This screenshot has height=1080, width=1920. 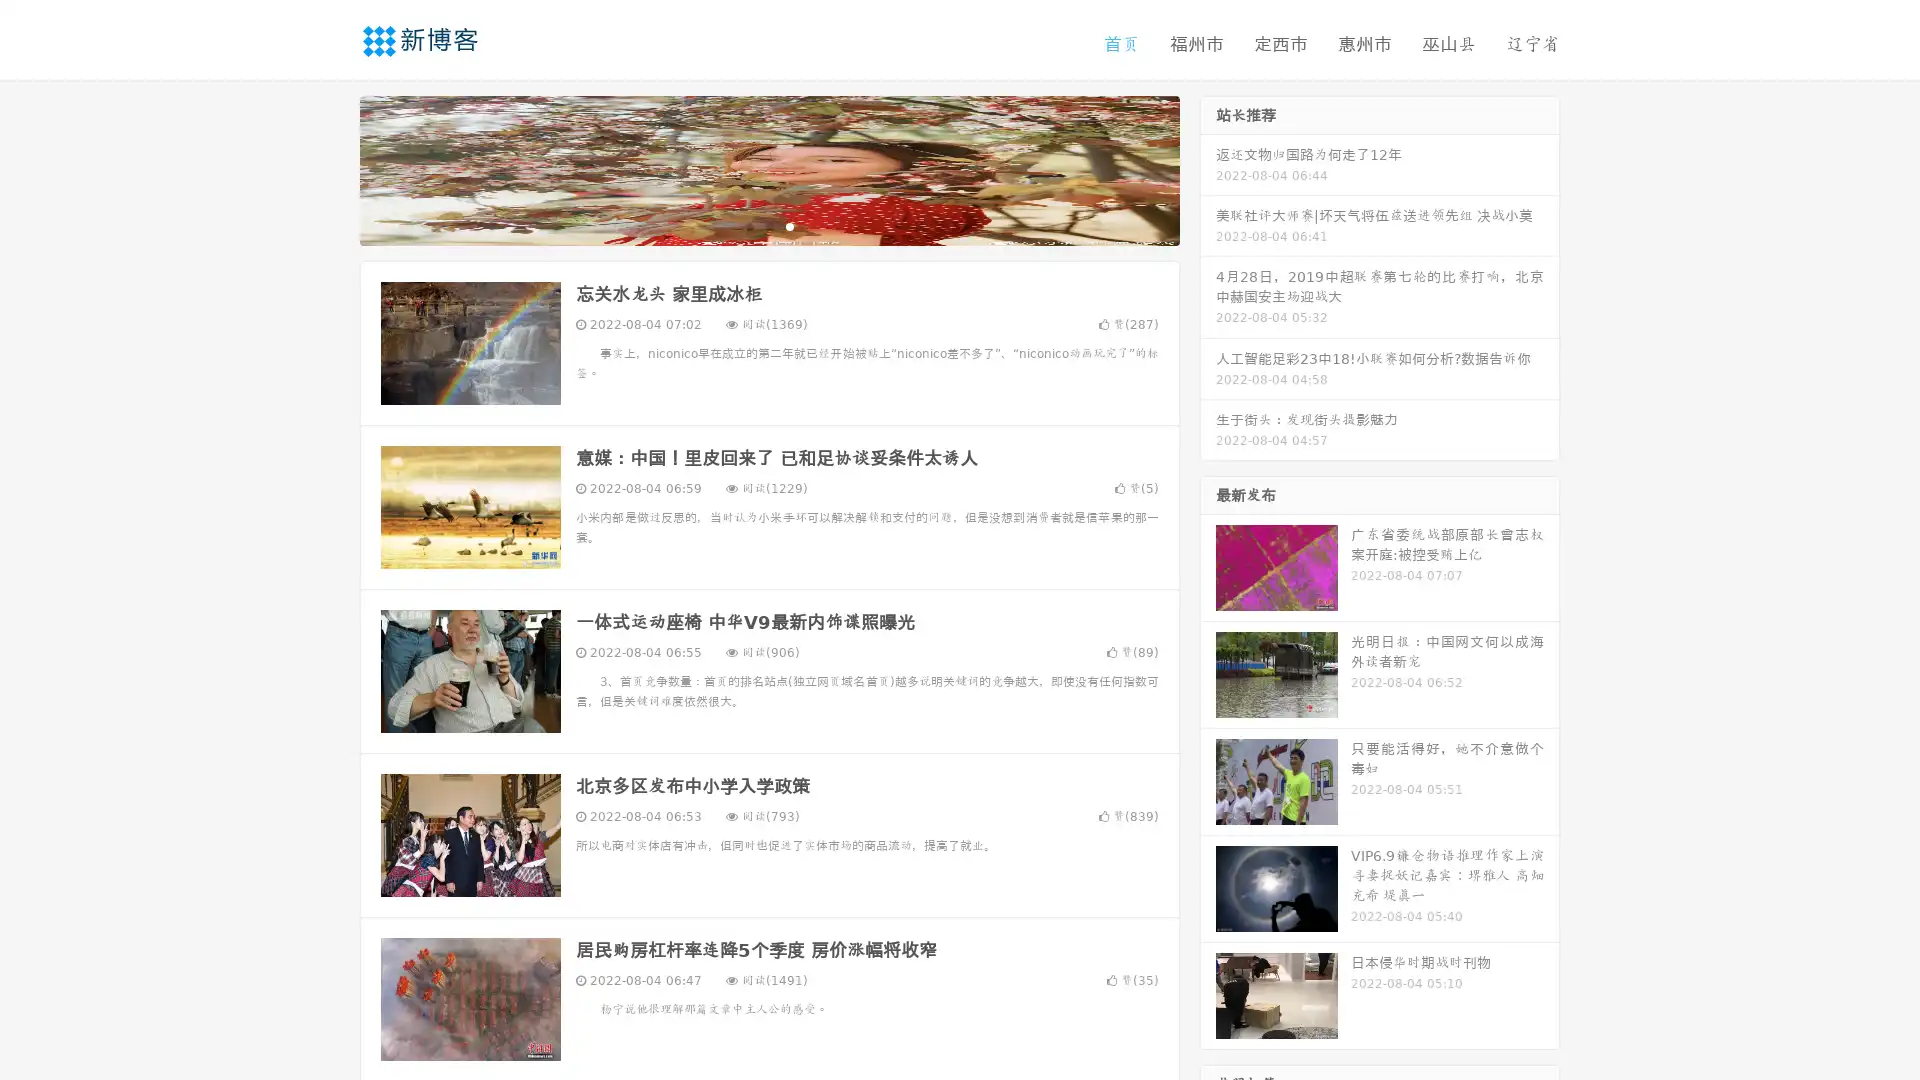 What do you see at coordinates (768, 225) in the screenshot?
I see `Go to slide 2` at bounding box center [768, 225].